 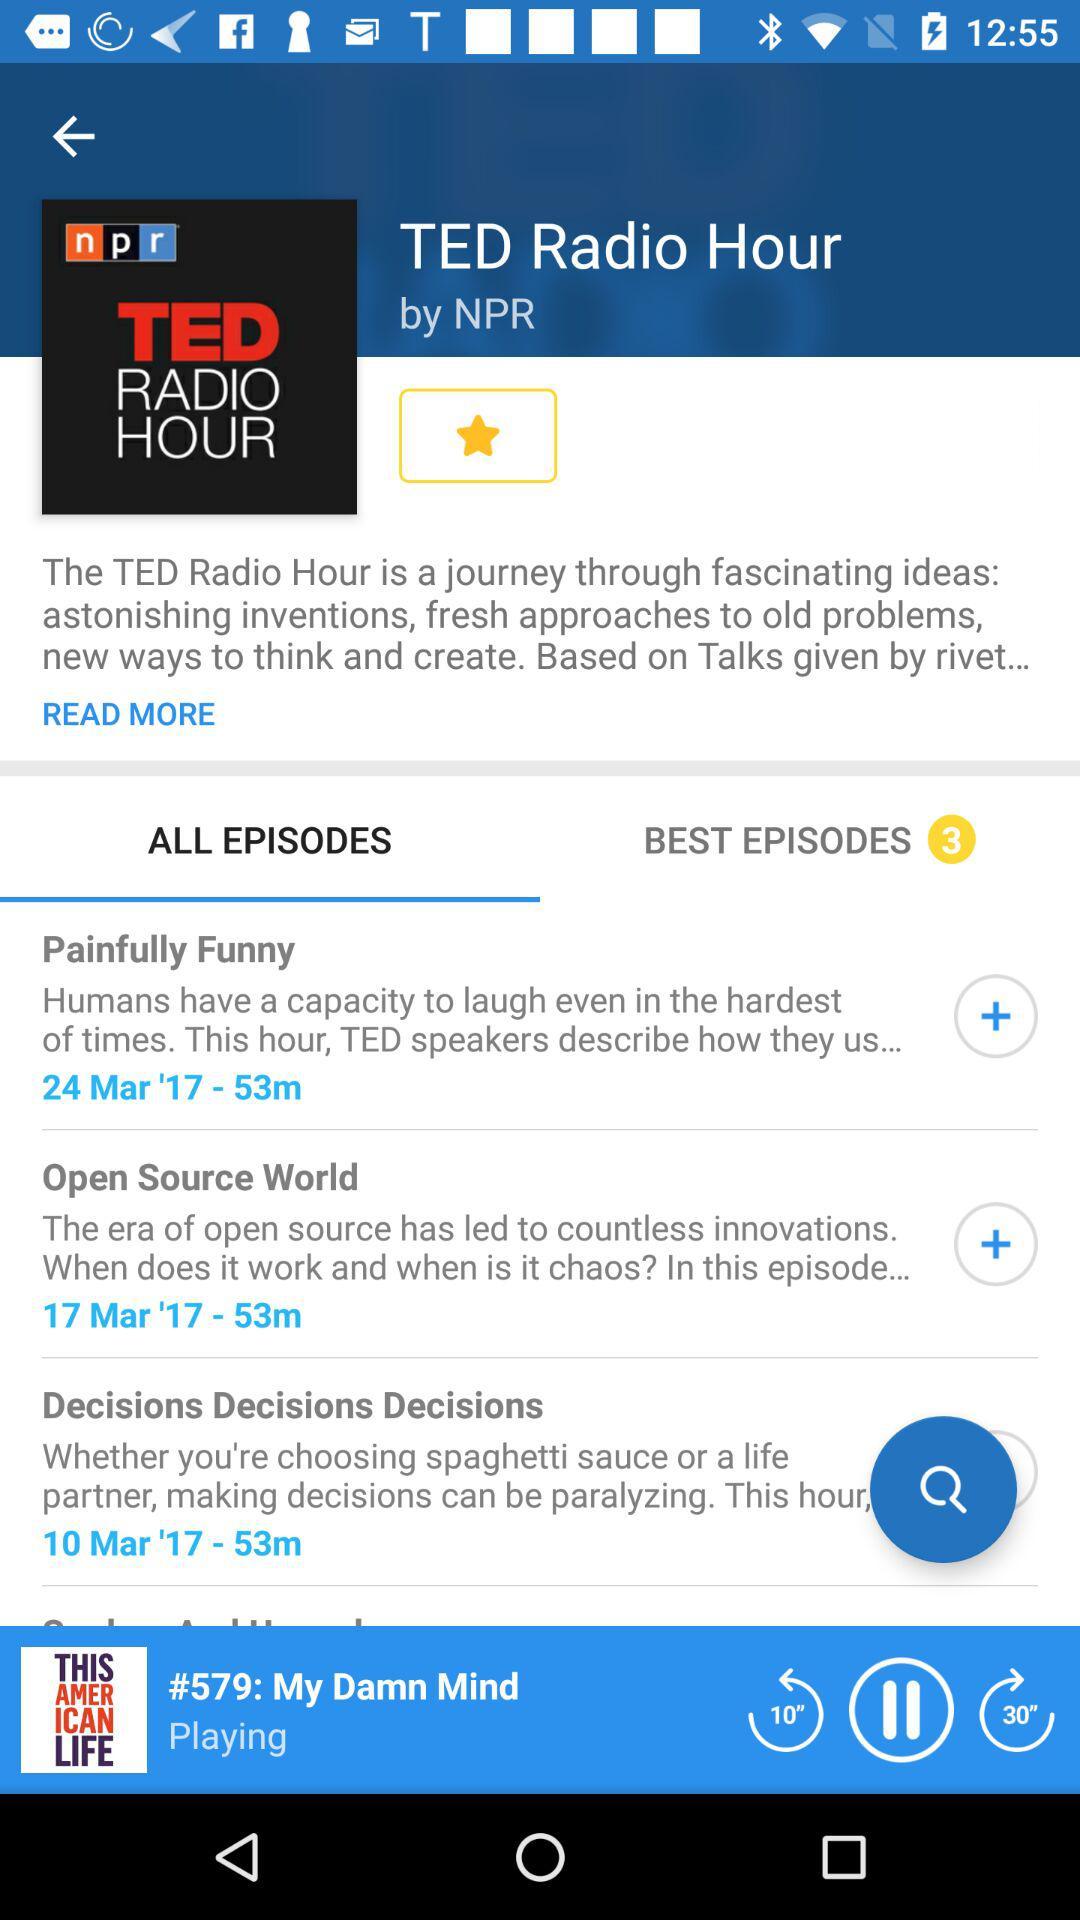 I want to click on the av_rewind icon, so click(x=785, y=1708).